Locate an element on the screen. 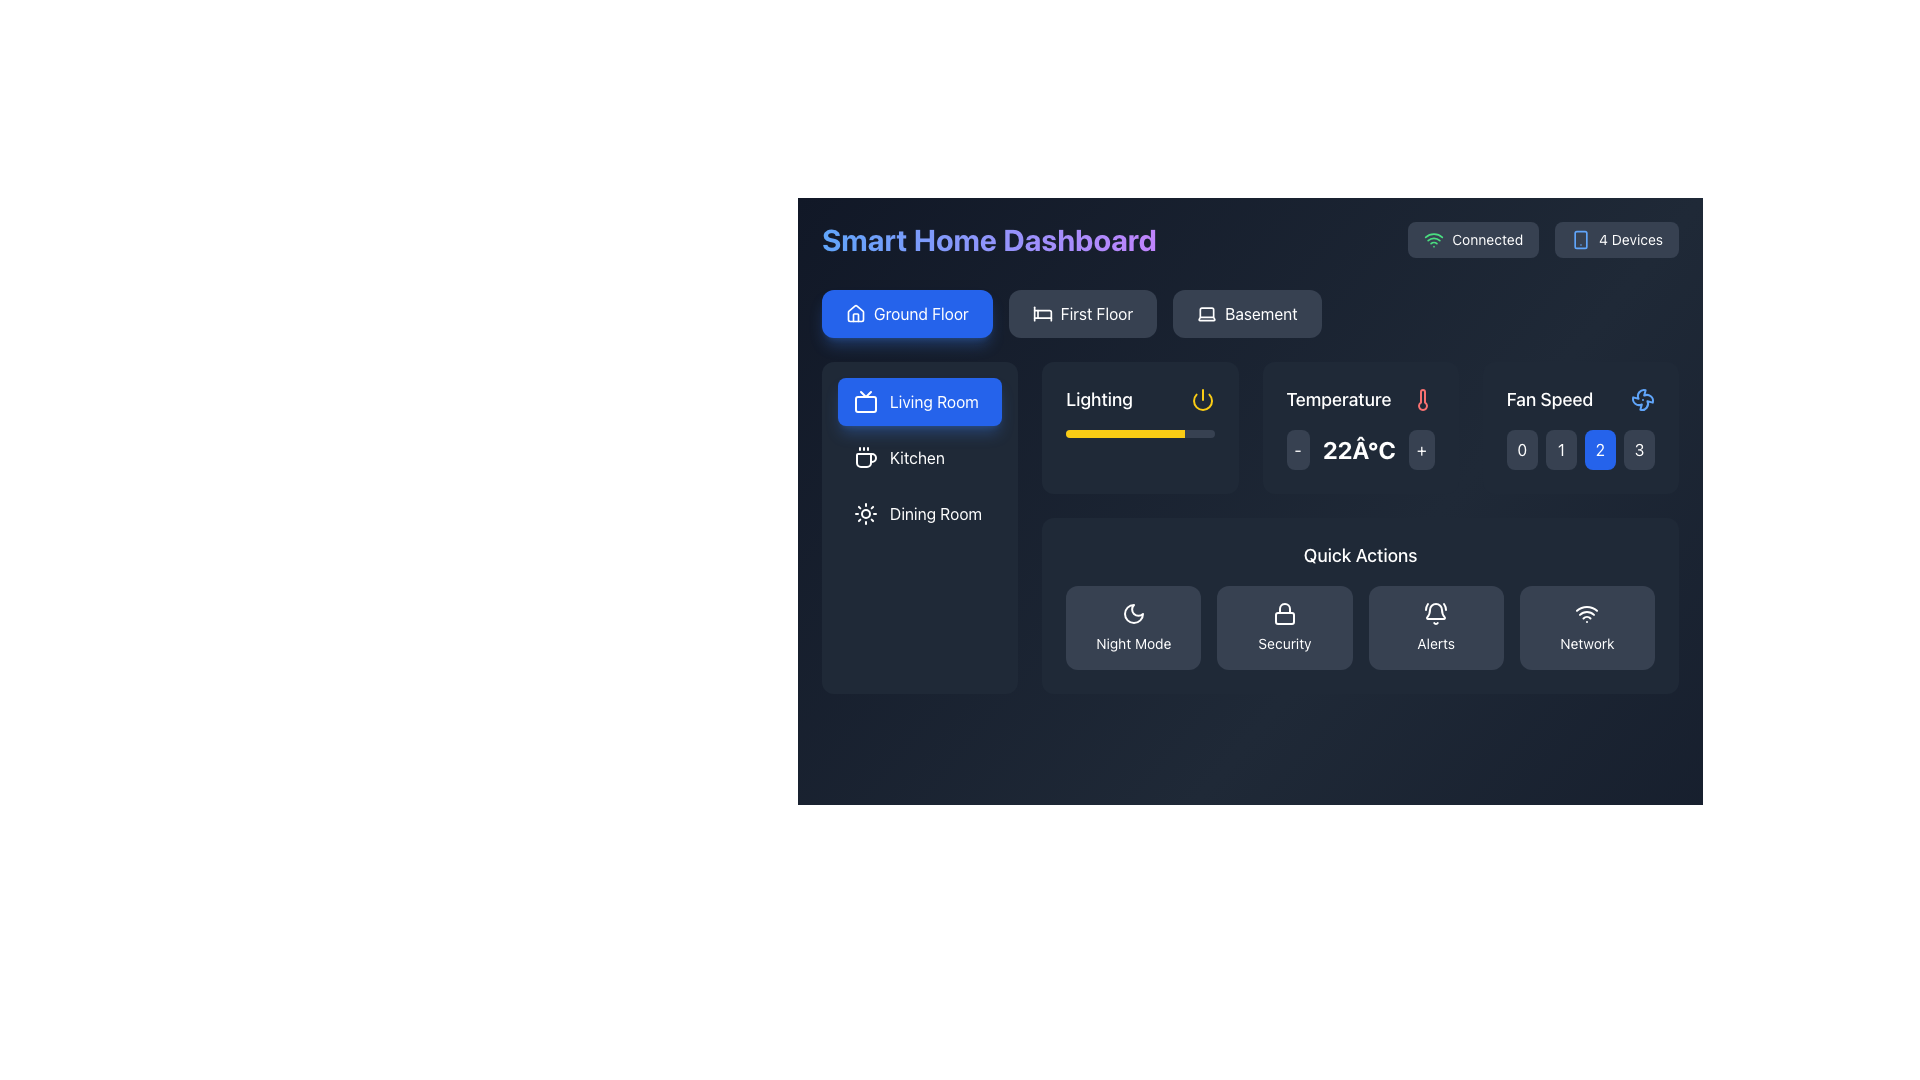 This screenshot has width=1920, height=1080. the 'Ground Floor' text label is located at coordinates (920, 313).